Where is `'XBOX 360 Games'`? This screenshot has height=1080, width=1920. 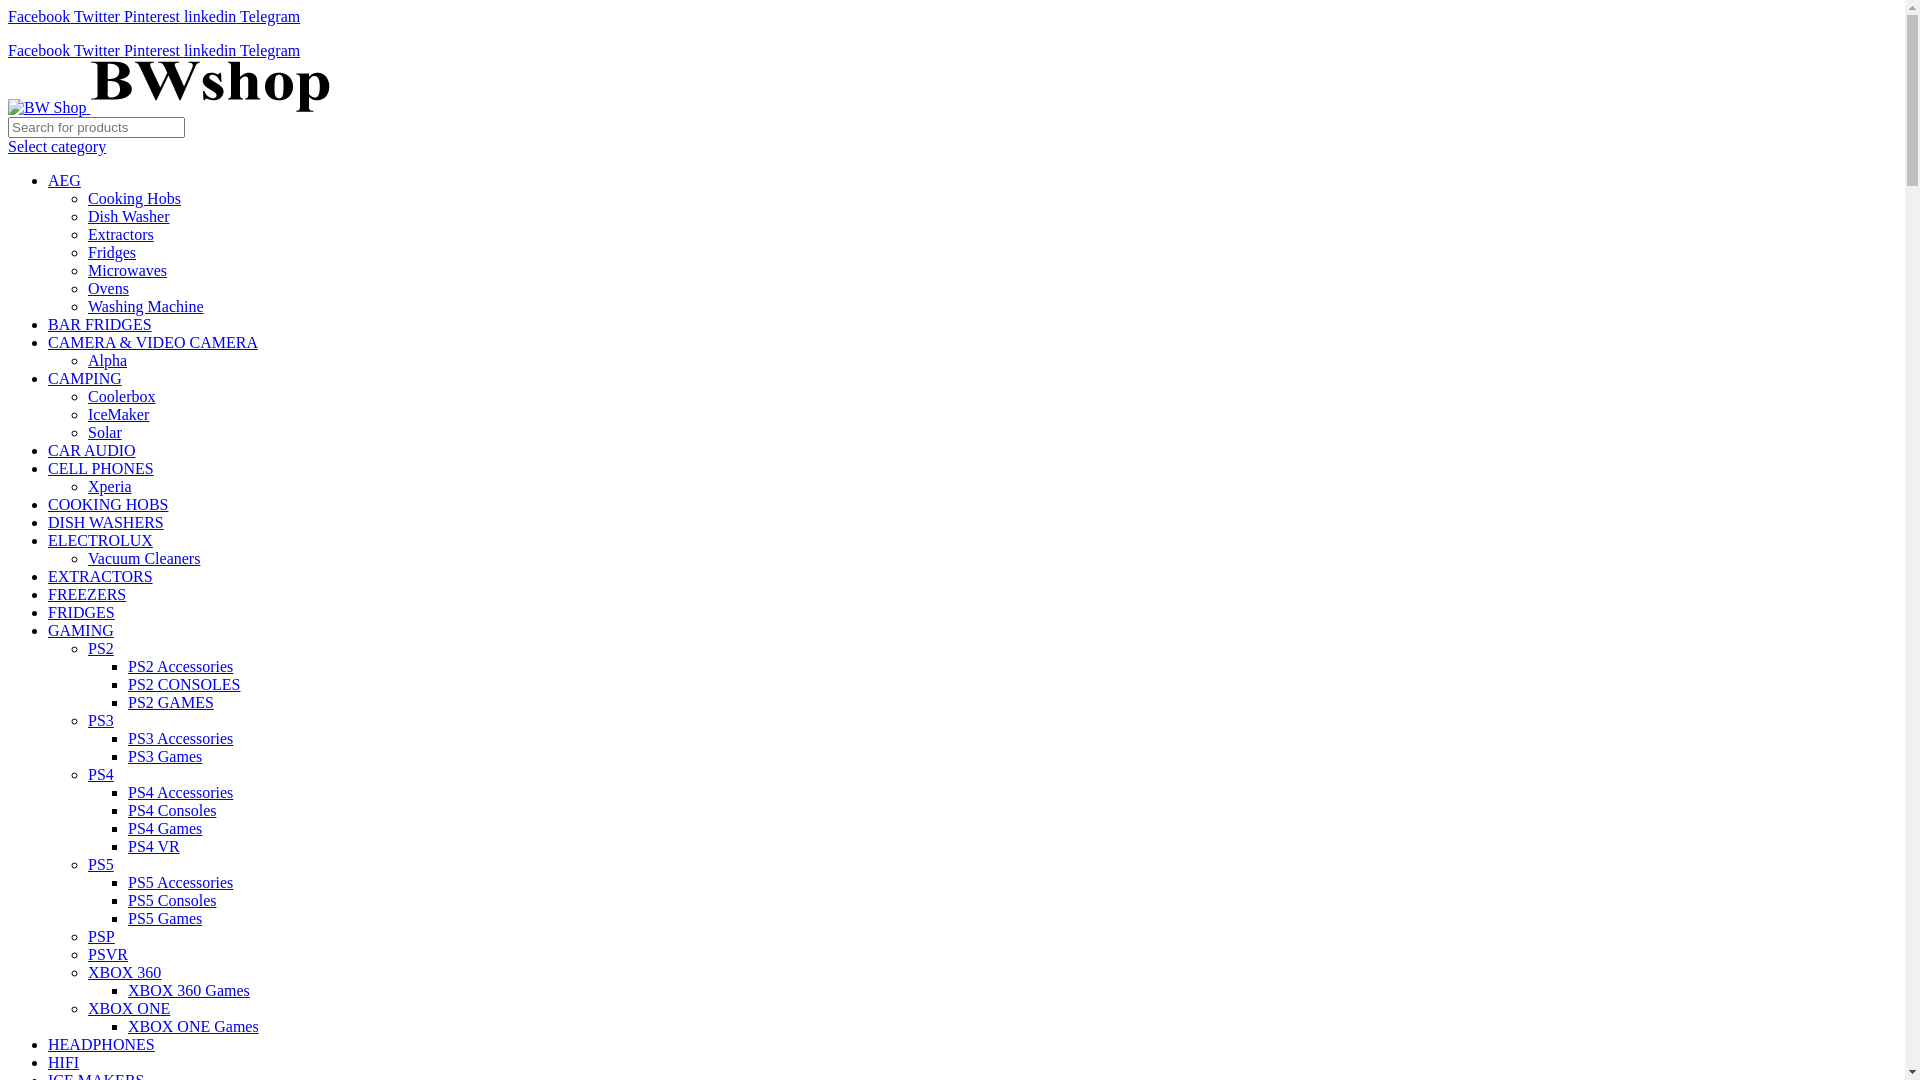 'XBOX 360 Games' is located at coordinates (127, 990).